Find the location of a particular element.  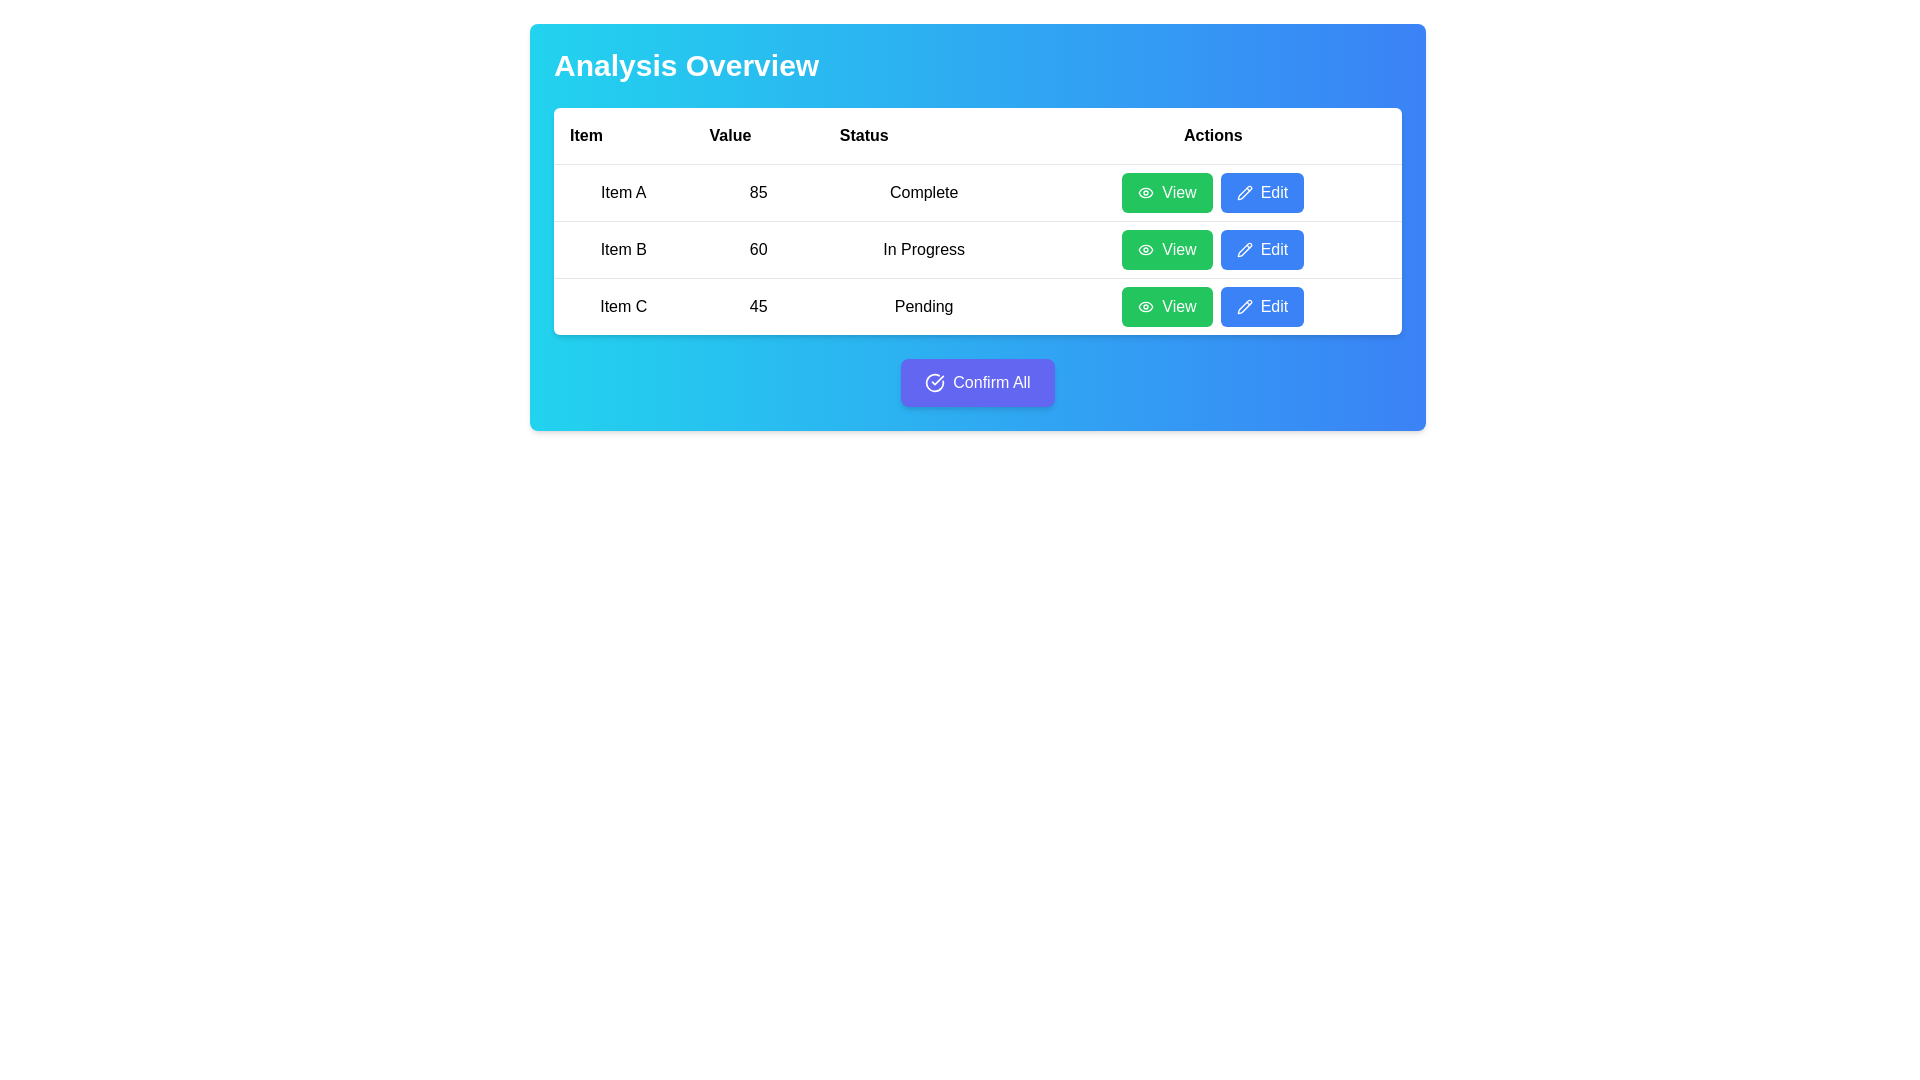

the green rectangular button labeled 'View' in the 'Actions' column of the first row is located at coordinates (1167, 192).